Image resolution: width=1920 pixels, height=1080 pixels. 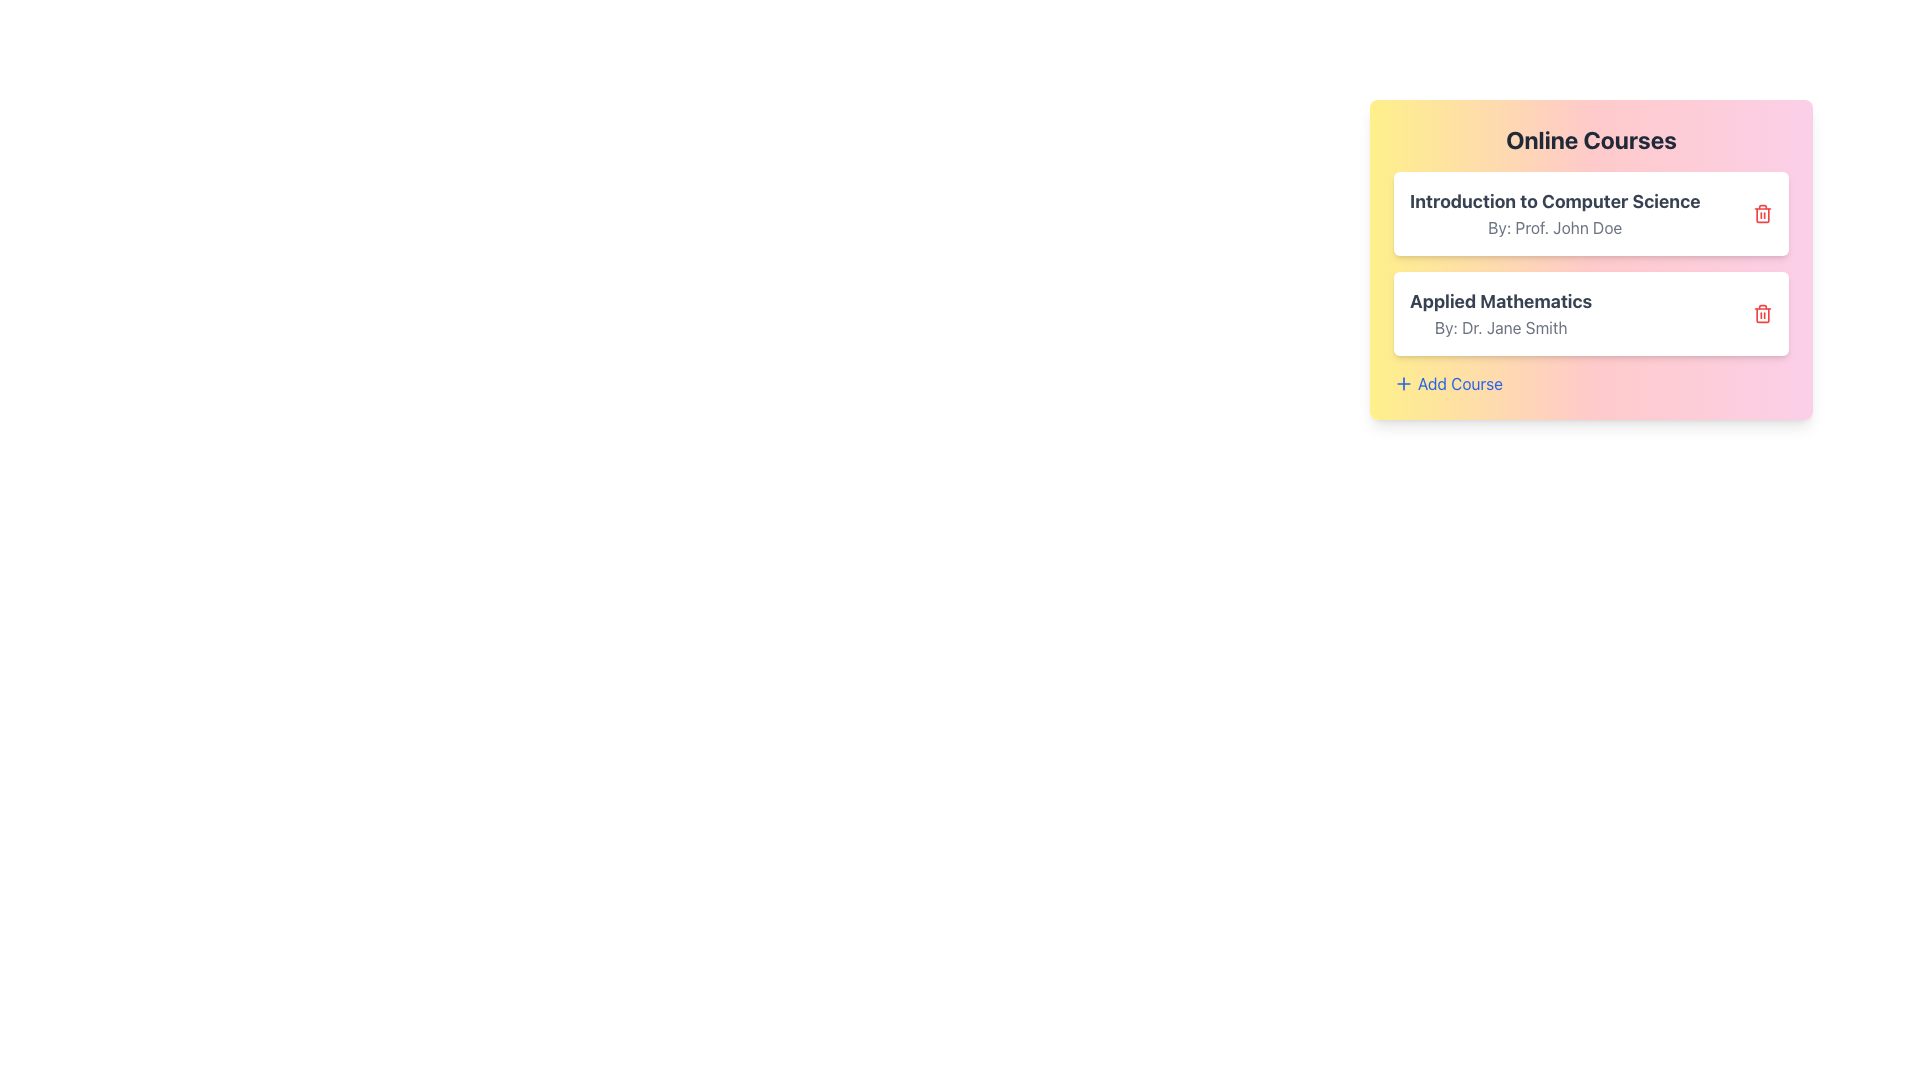 I want to click on the text content displaying 'Introduction to Computer Science' by 'Prof. John Doe' located in the upper part of the list of courses under 'Online Courses', so click(x=1554, y=213).